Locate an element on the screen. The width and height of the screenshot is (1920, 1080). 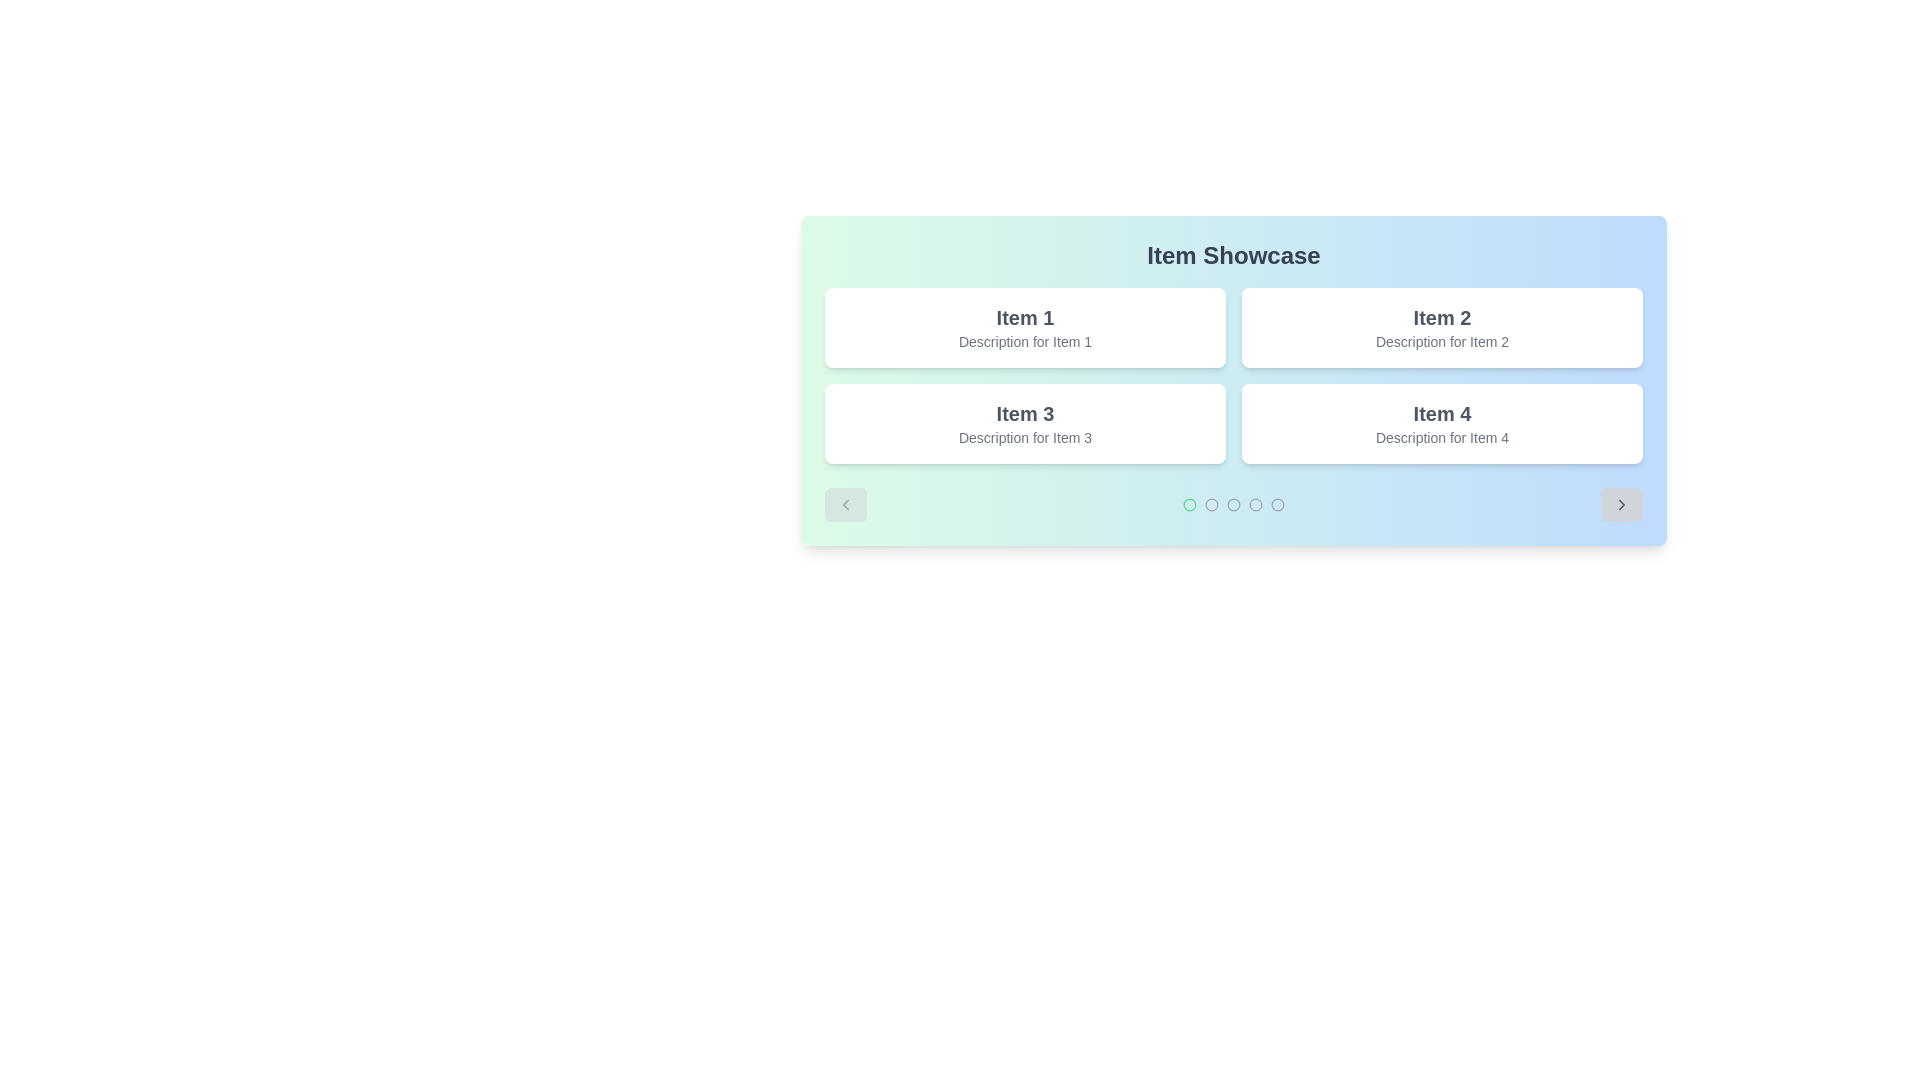
the rectangular button with a soft gray background and a right-facing chevron icon, located at the bottom-right corner of the content area is located at coordinates (1622, 504).